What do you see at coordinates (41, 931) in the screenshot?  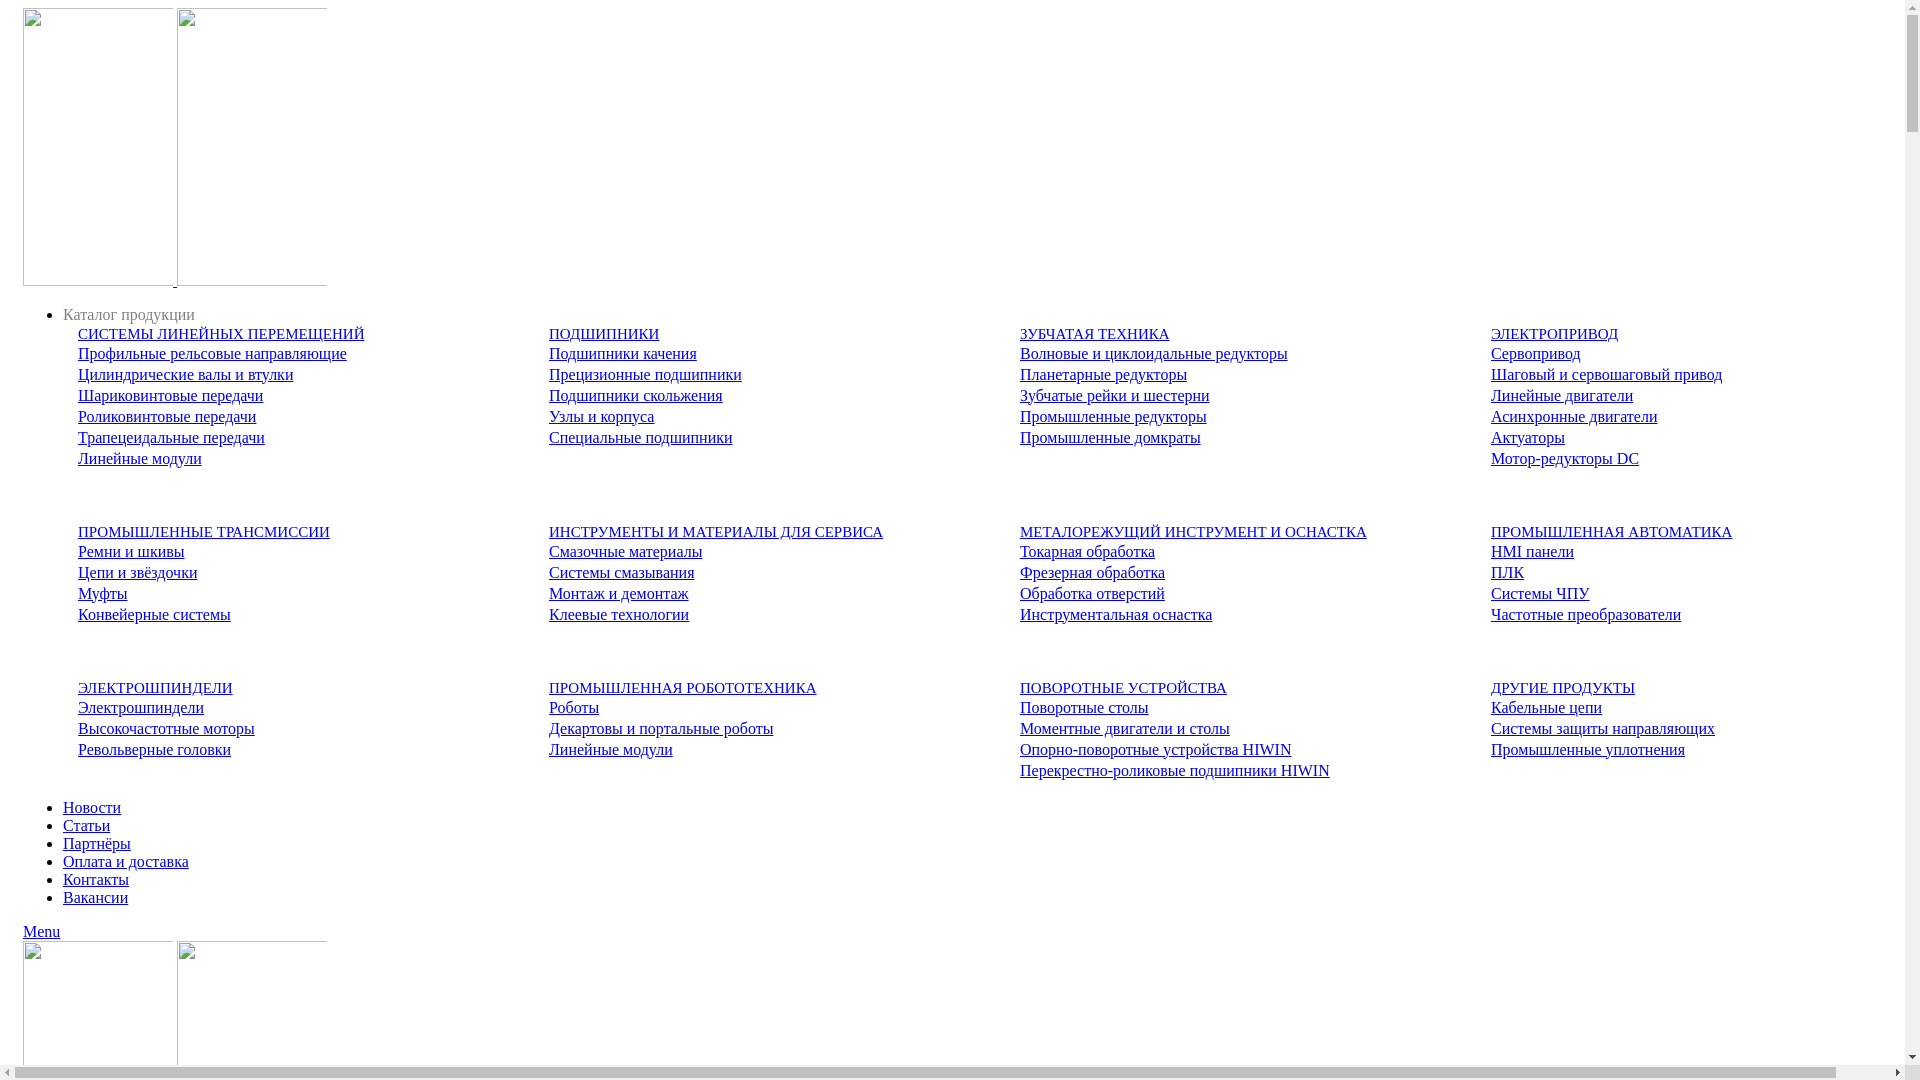 I see `'Menu'` at bounding box center [41, 931].